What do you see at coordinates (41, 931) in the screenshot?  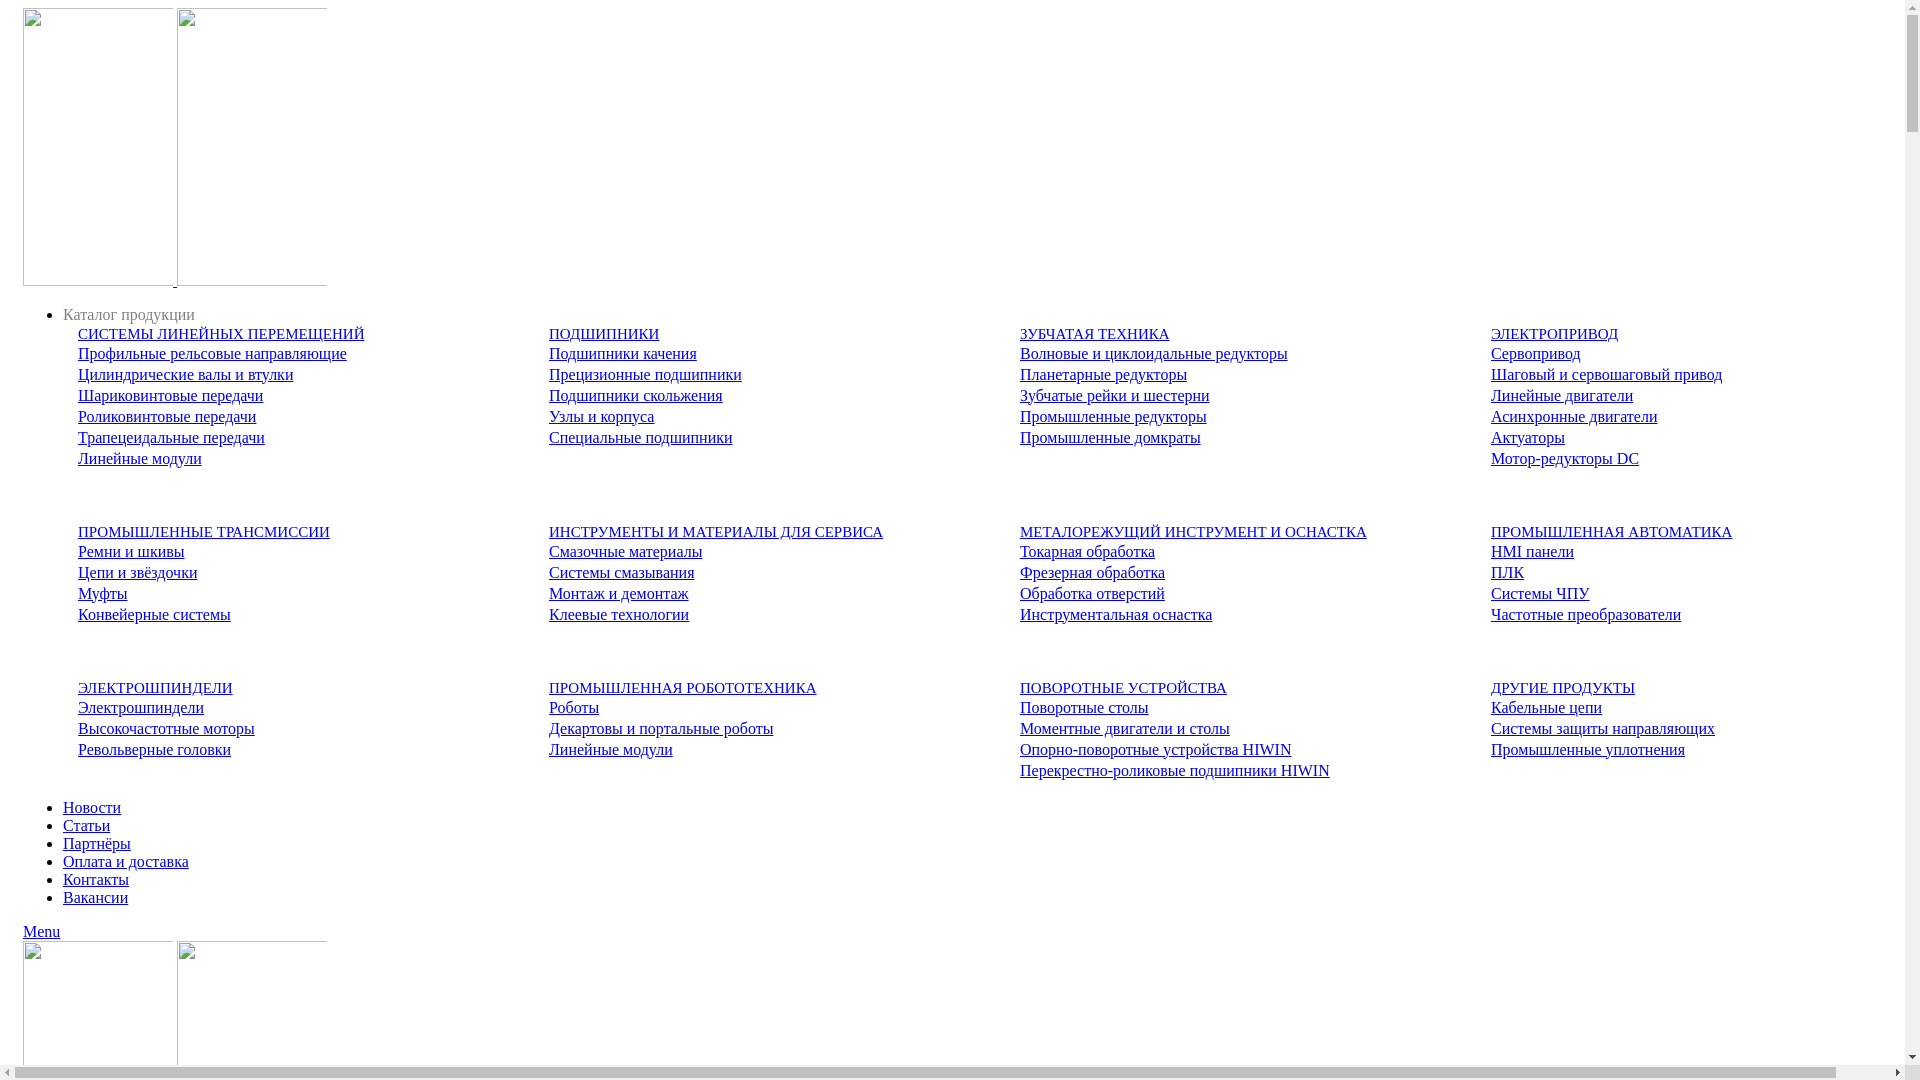 I see `'Menu'` at bounding box center [41, 931].